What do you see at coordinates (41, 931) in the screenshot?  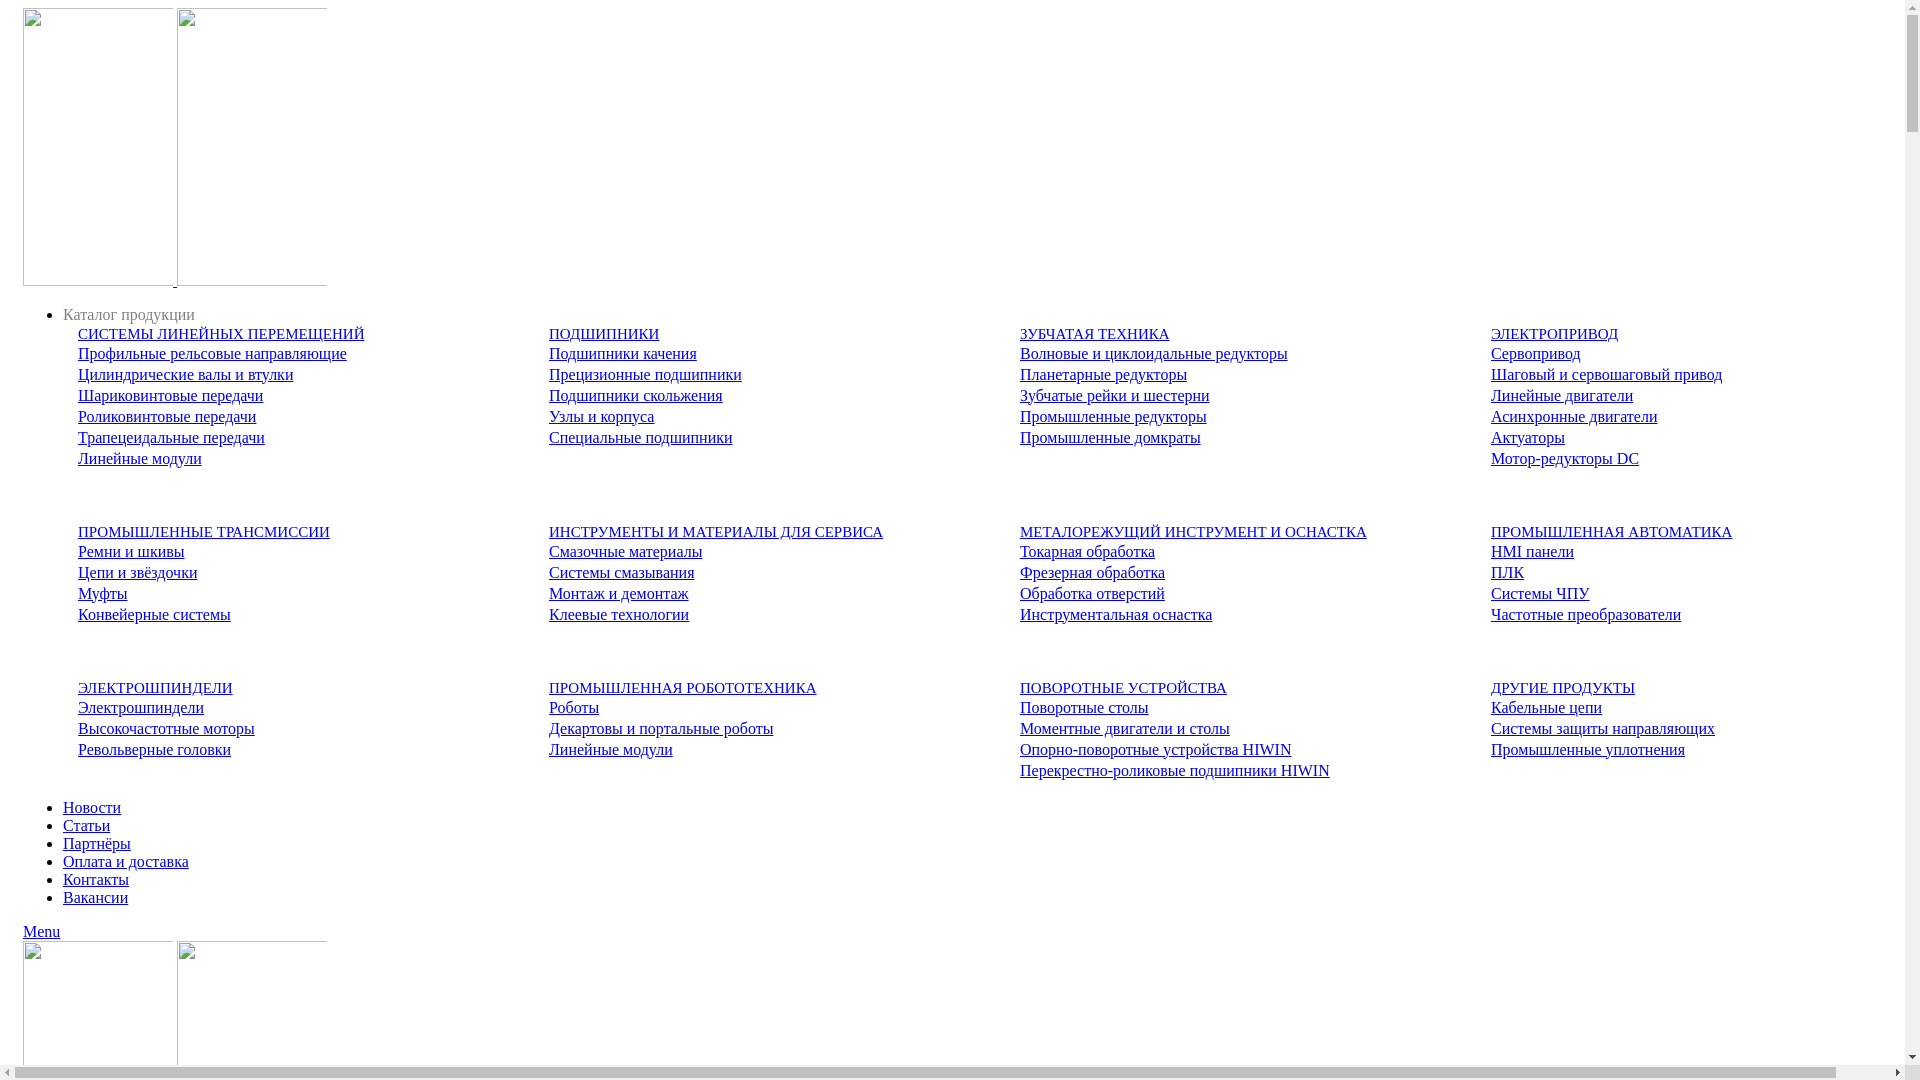 I see `'Menu'` at bounding box center [41, 931].